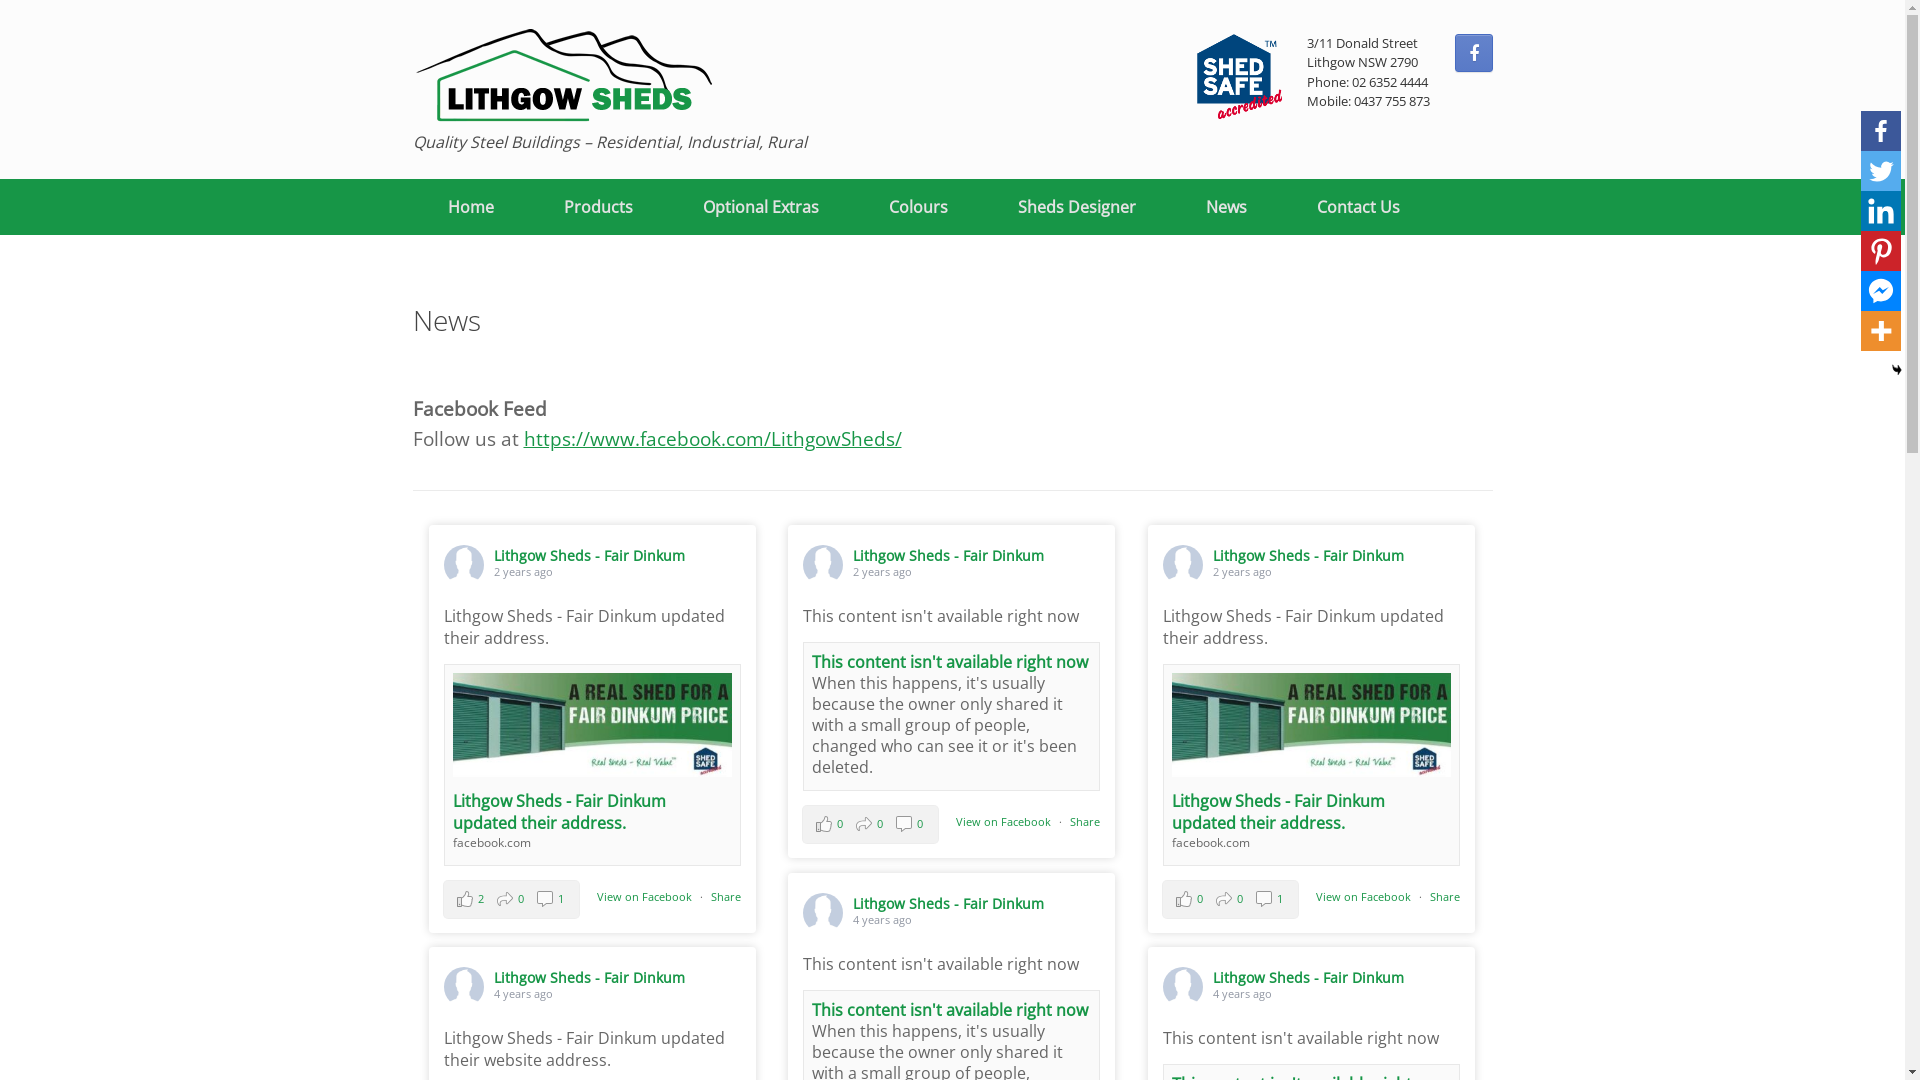 The image size is (1920, 1080). I want to click on 'Hide', so click(1895, 370).